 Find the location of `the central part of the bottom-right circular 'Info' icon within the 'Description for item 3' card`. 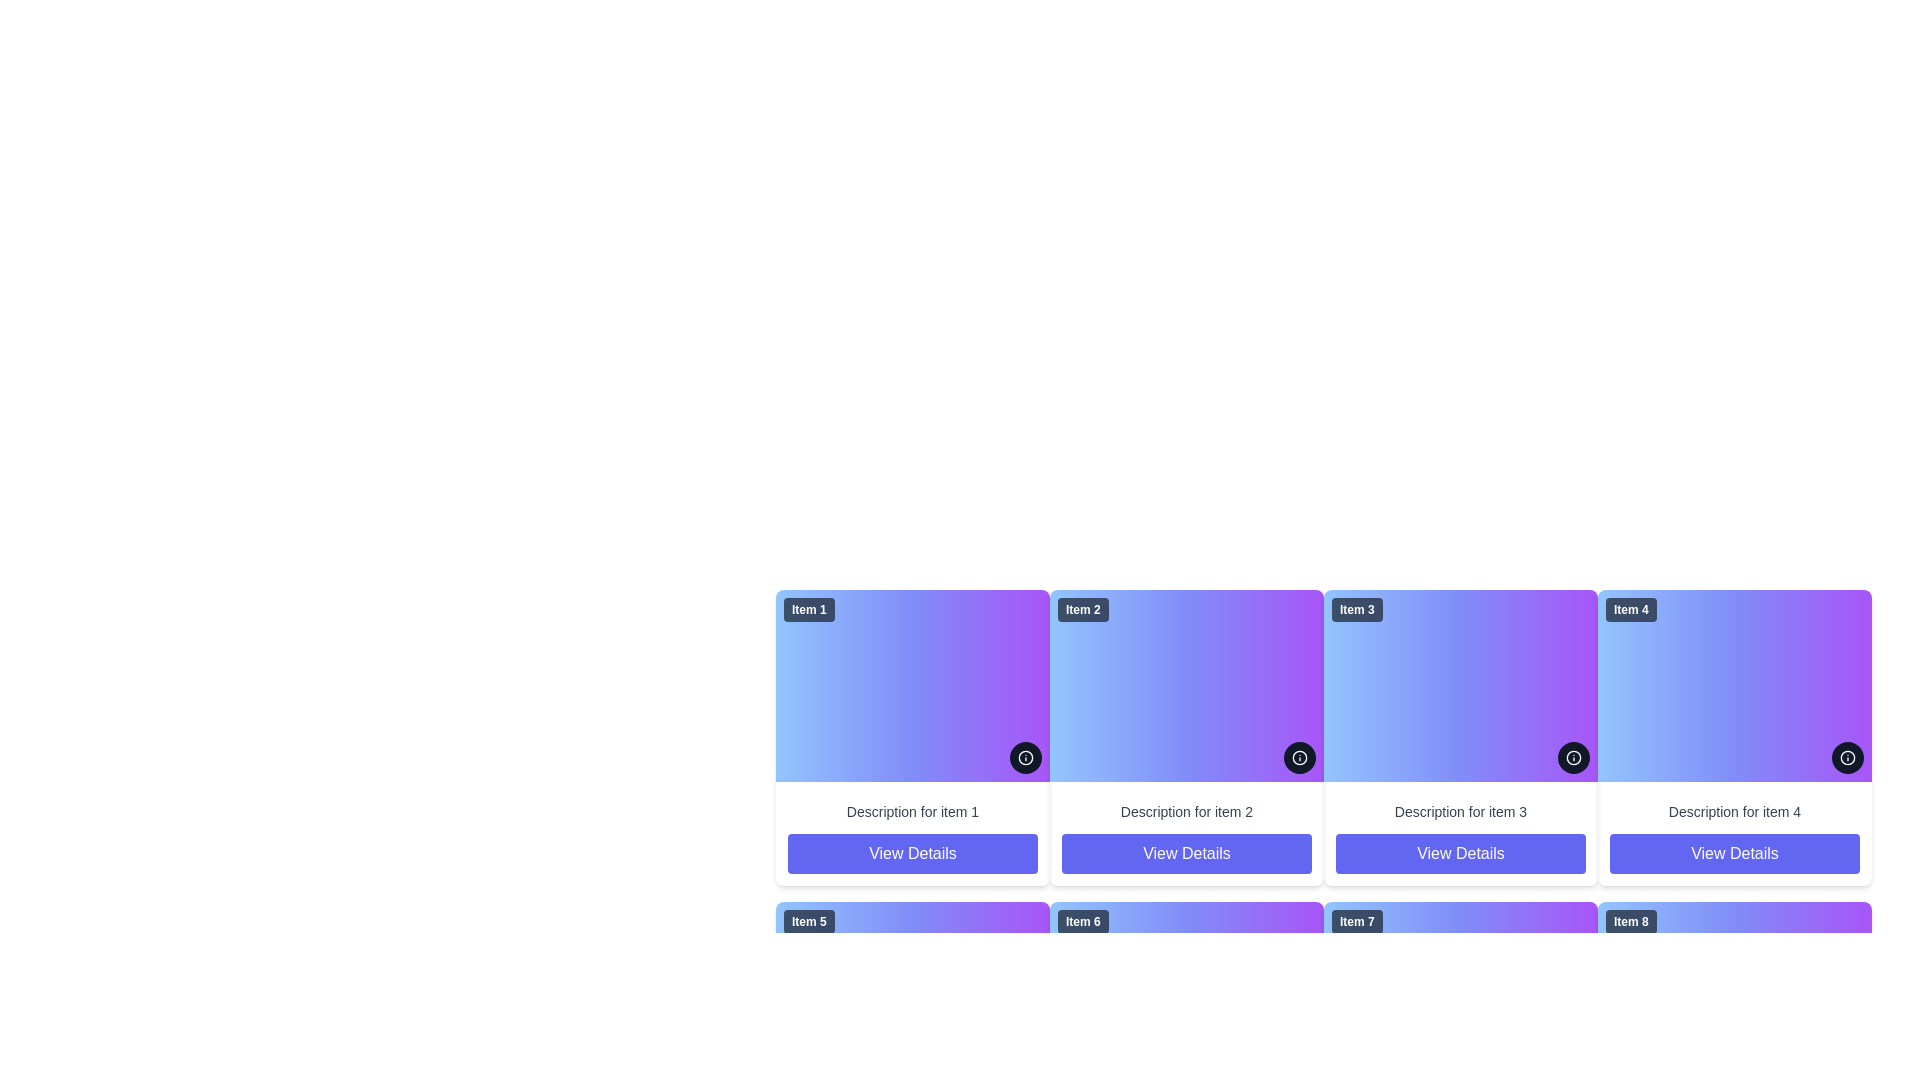

the central part of the bottom-right circular 'Info' icon within the 'Description for item 3' card is located at coordinates (1573, 758).